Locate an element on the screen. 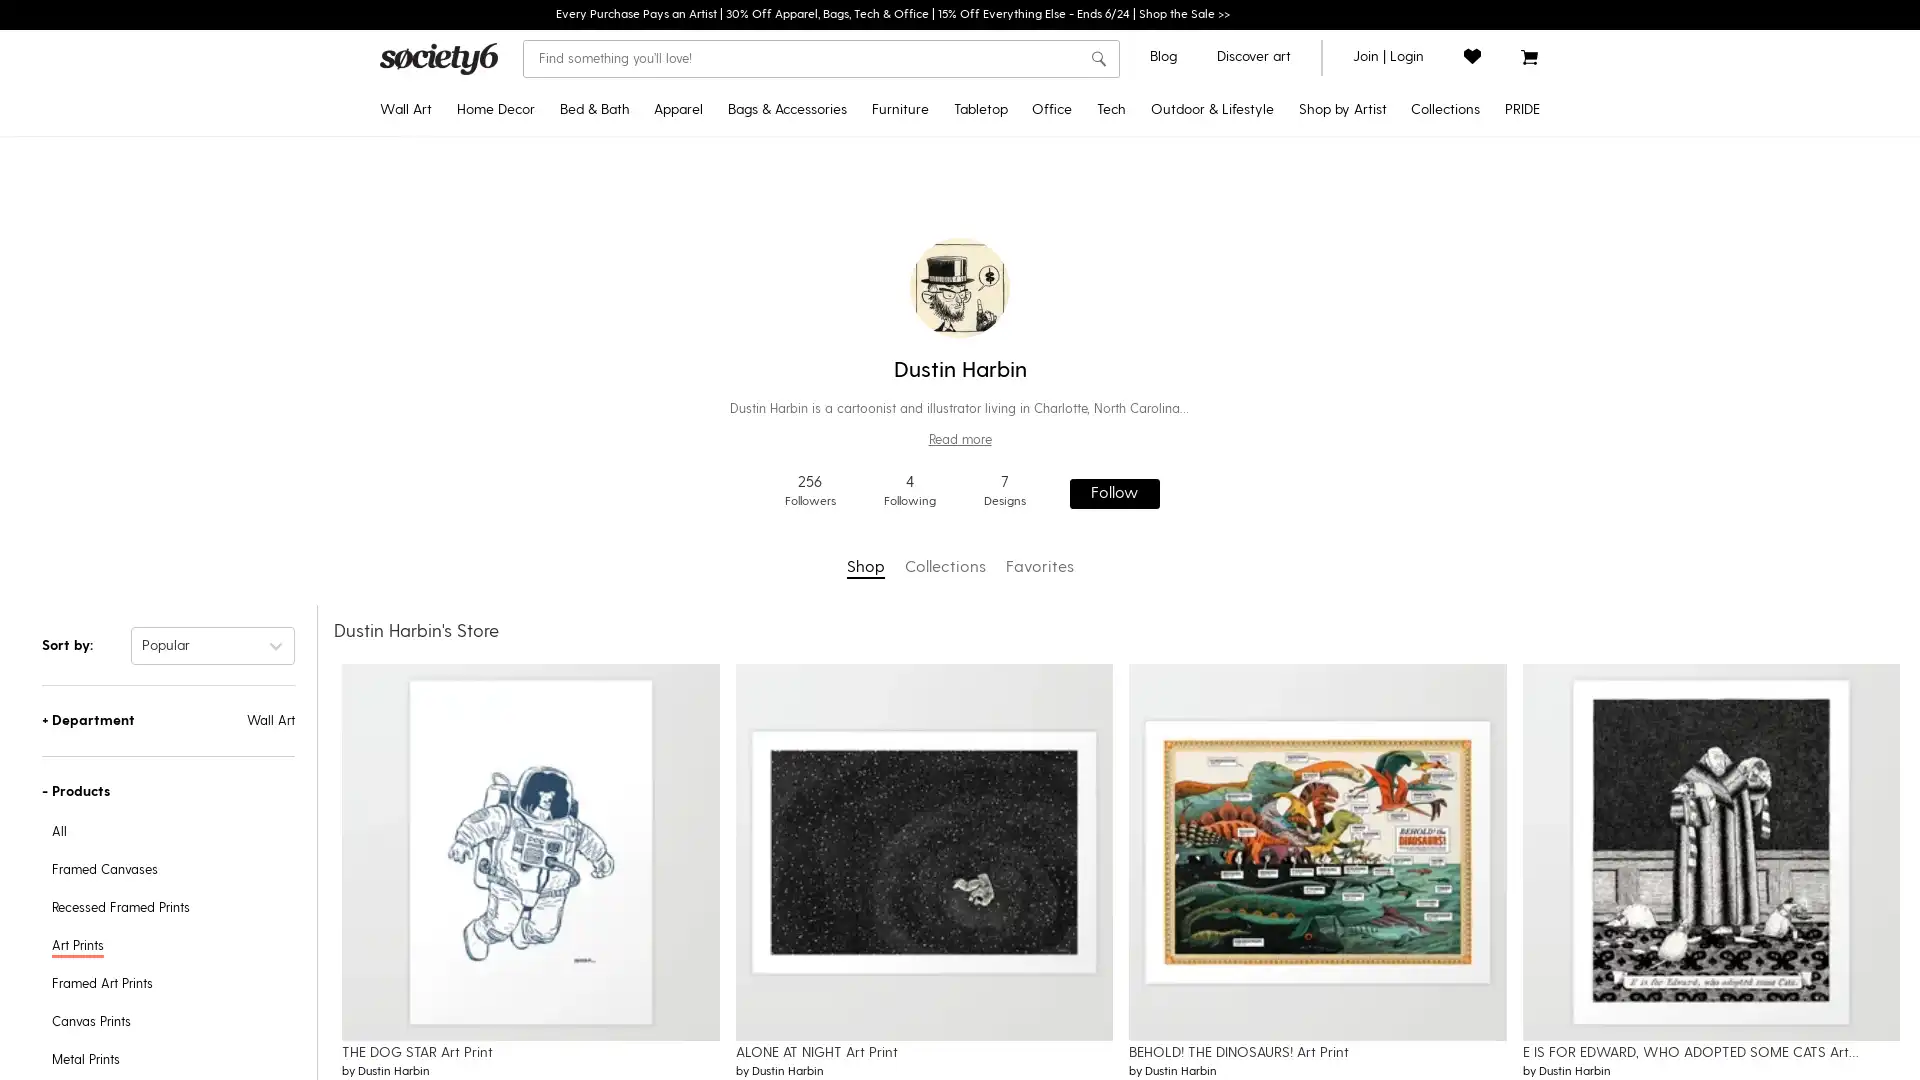  Beach Towels is located at coordinates (1238, 451).